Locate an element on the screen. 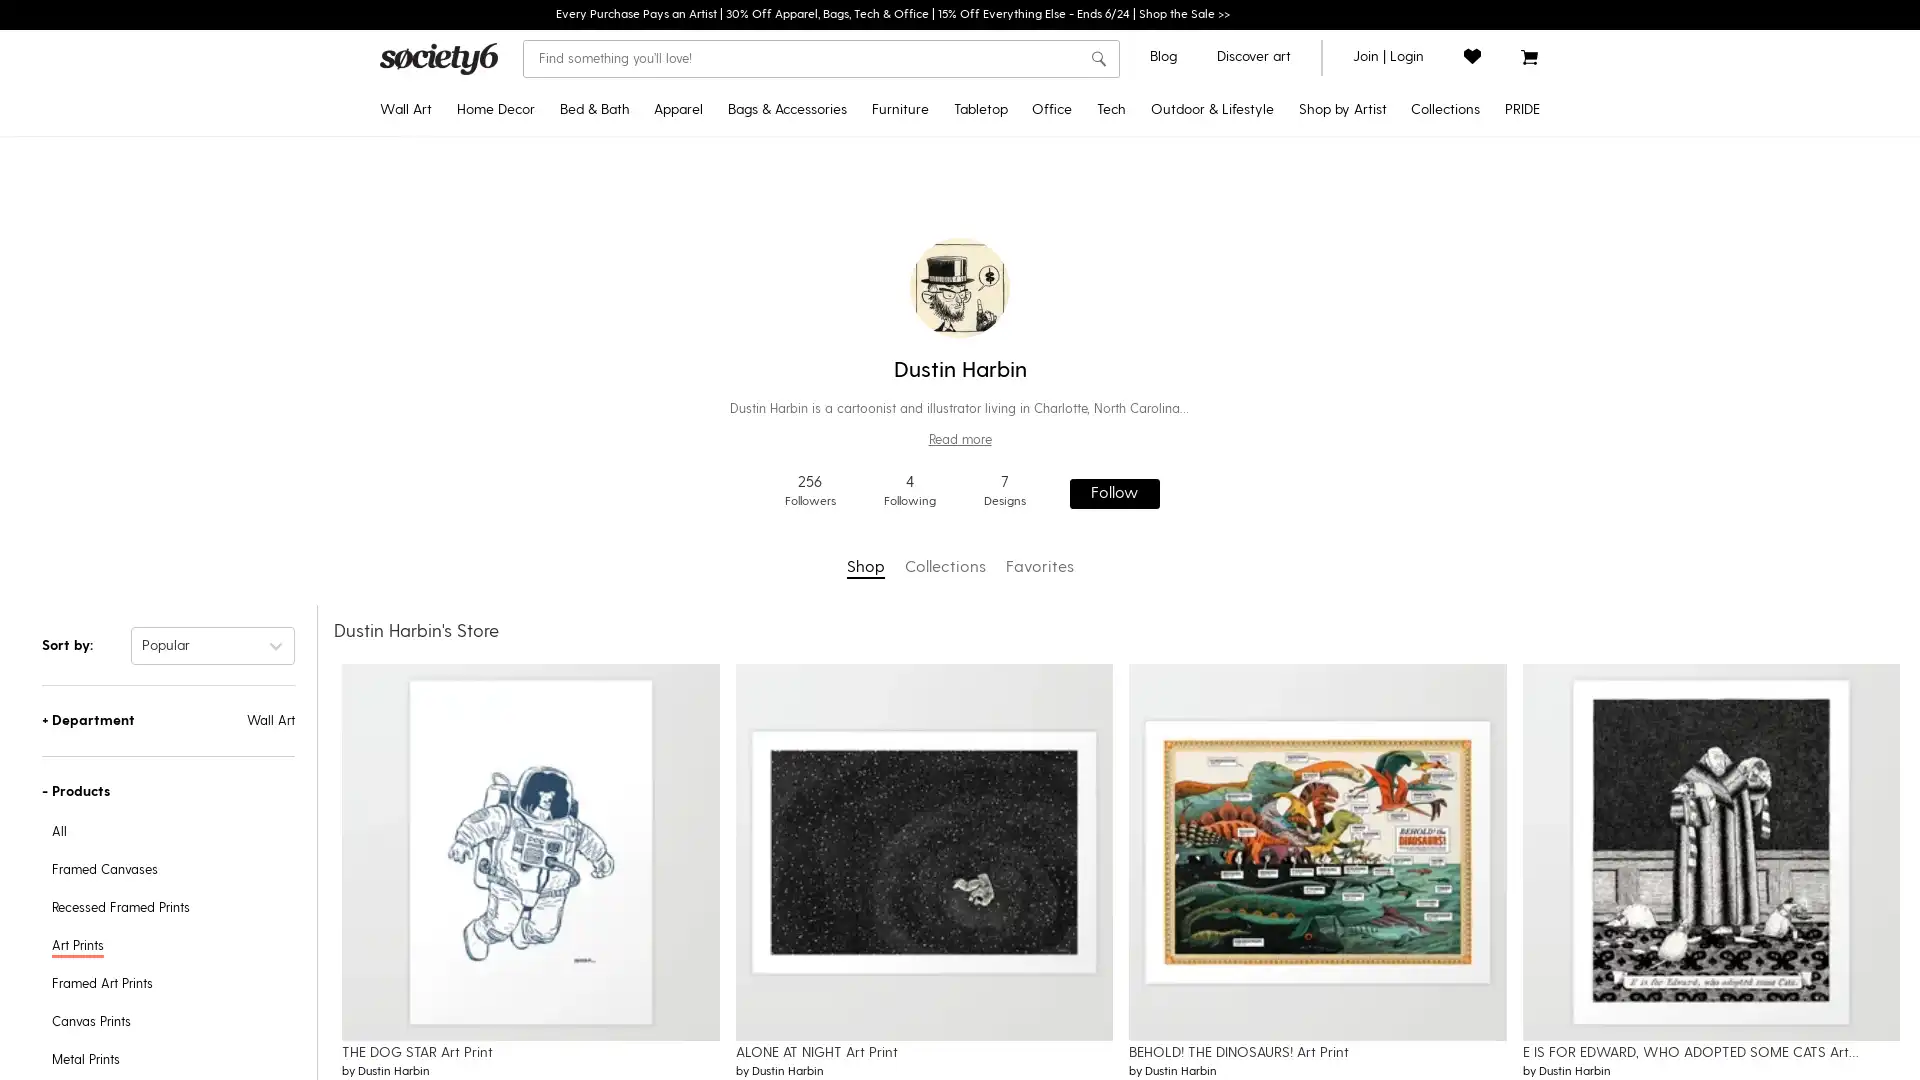  Beach Towels is located at coordinates (1238, 451).